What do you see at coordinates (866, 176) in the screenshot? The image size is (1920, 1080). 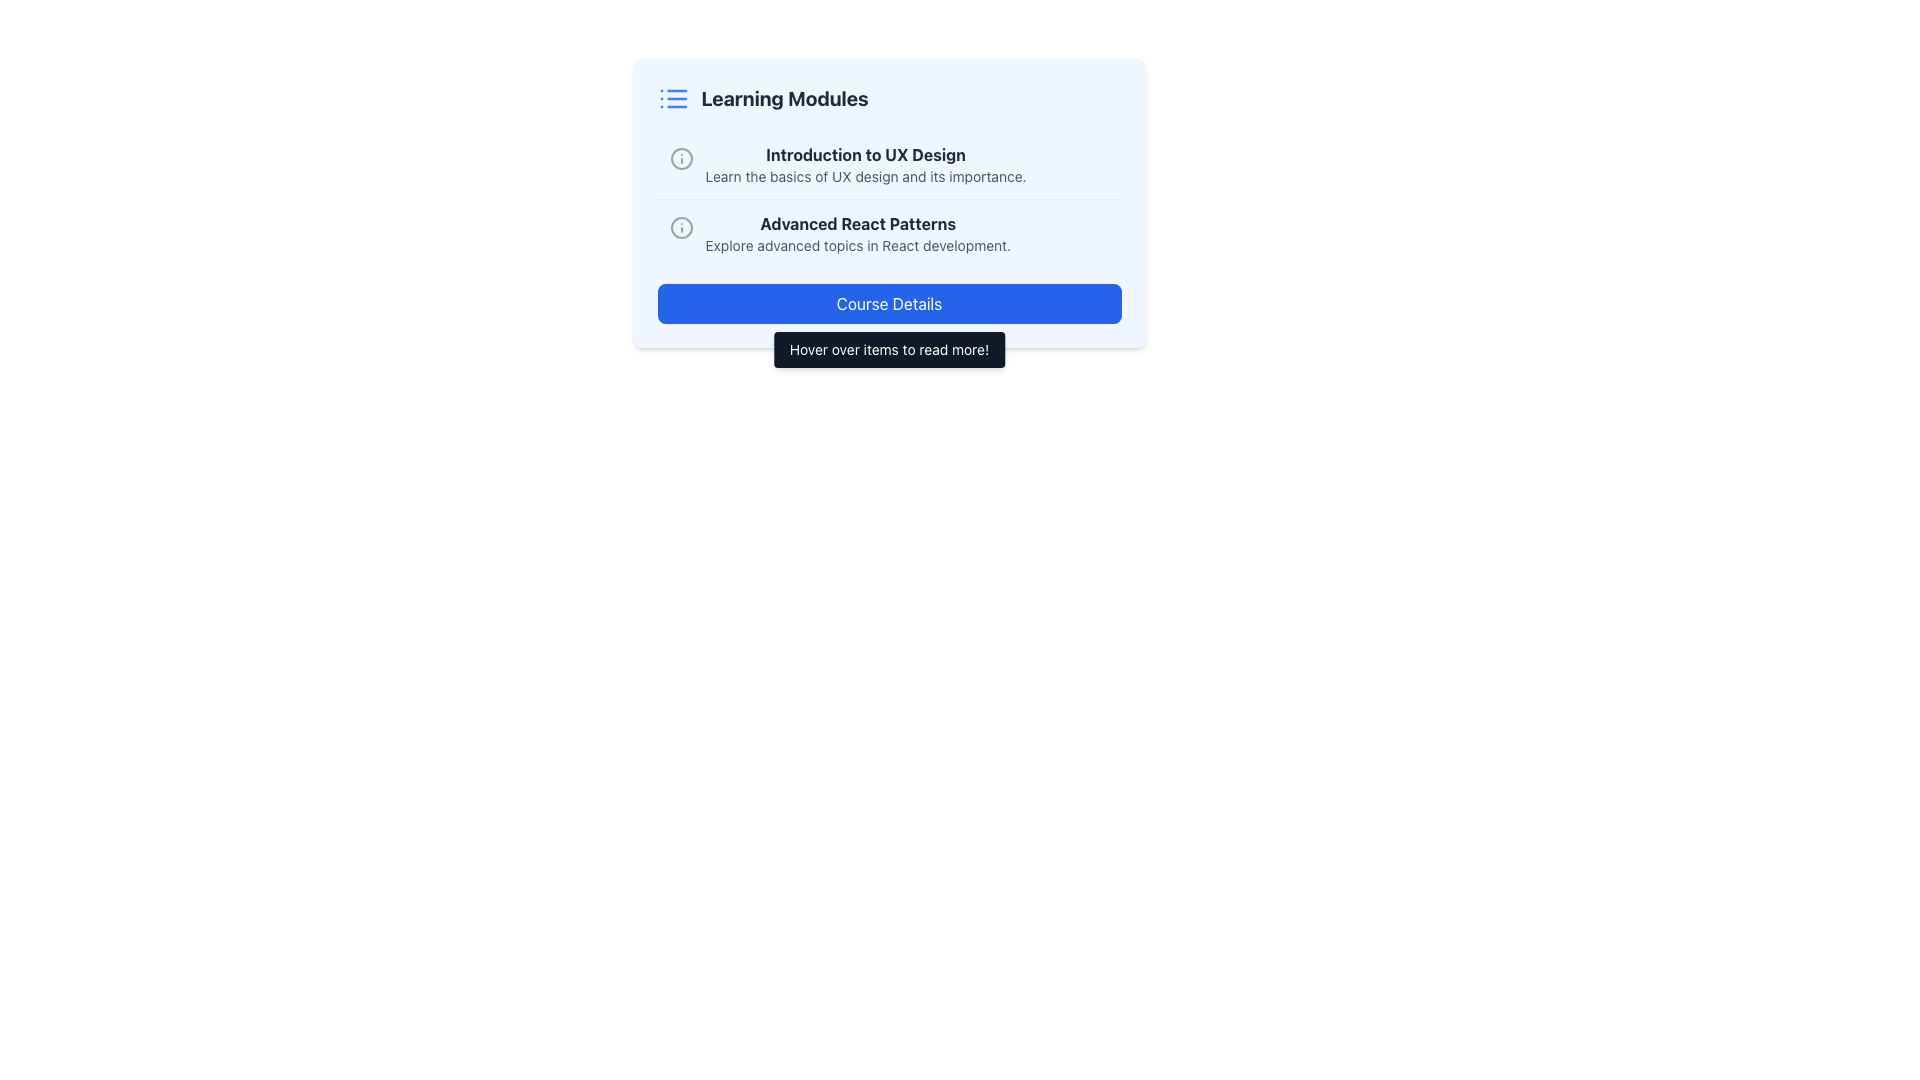 I see `the text label that reads 'Learn the basics of UX design and its importance,' which is located below the title 'Introduction to UX Design' in the learning modules section of a light blue card` at bounding box center [866, 176].